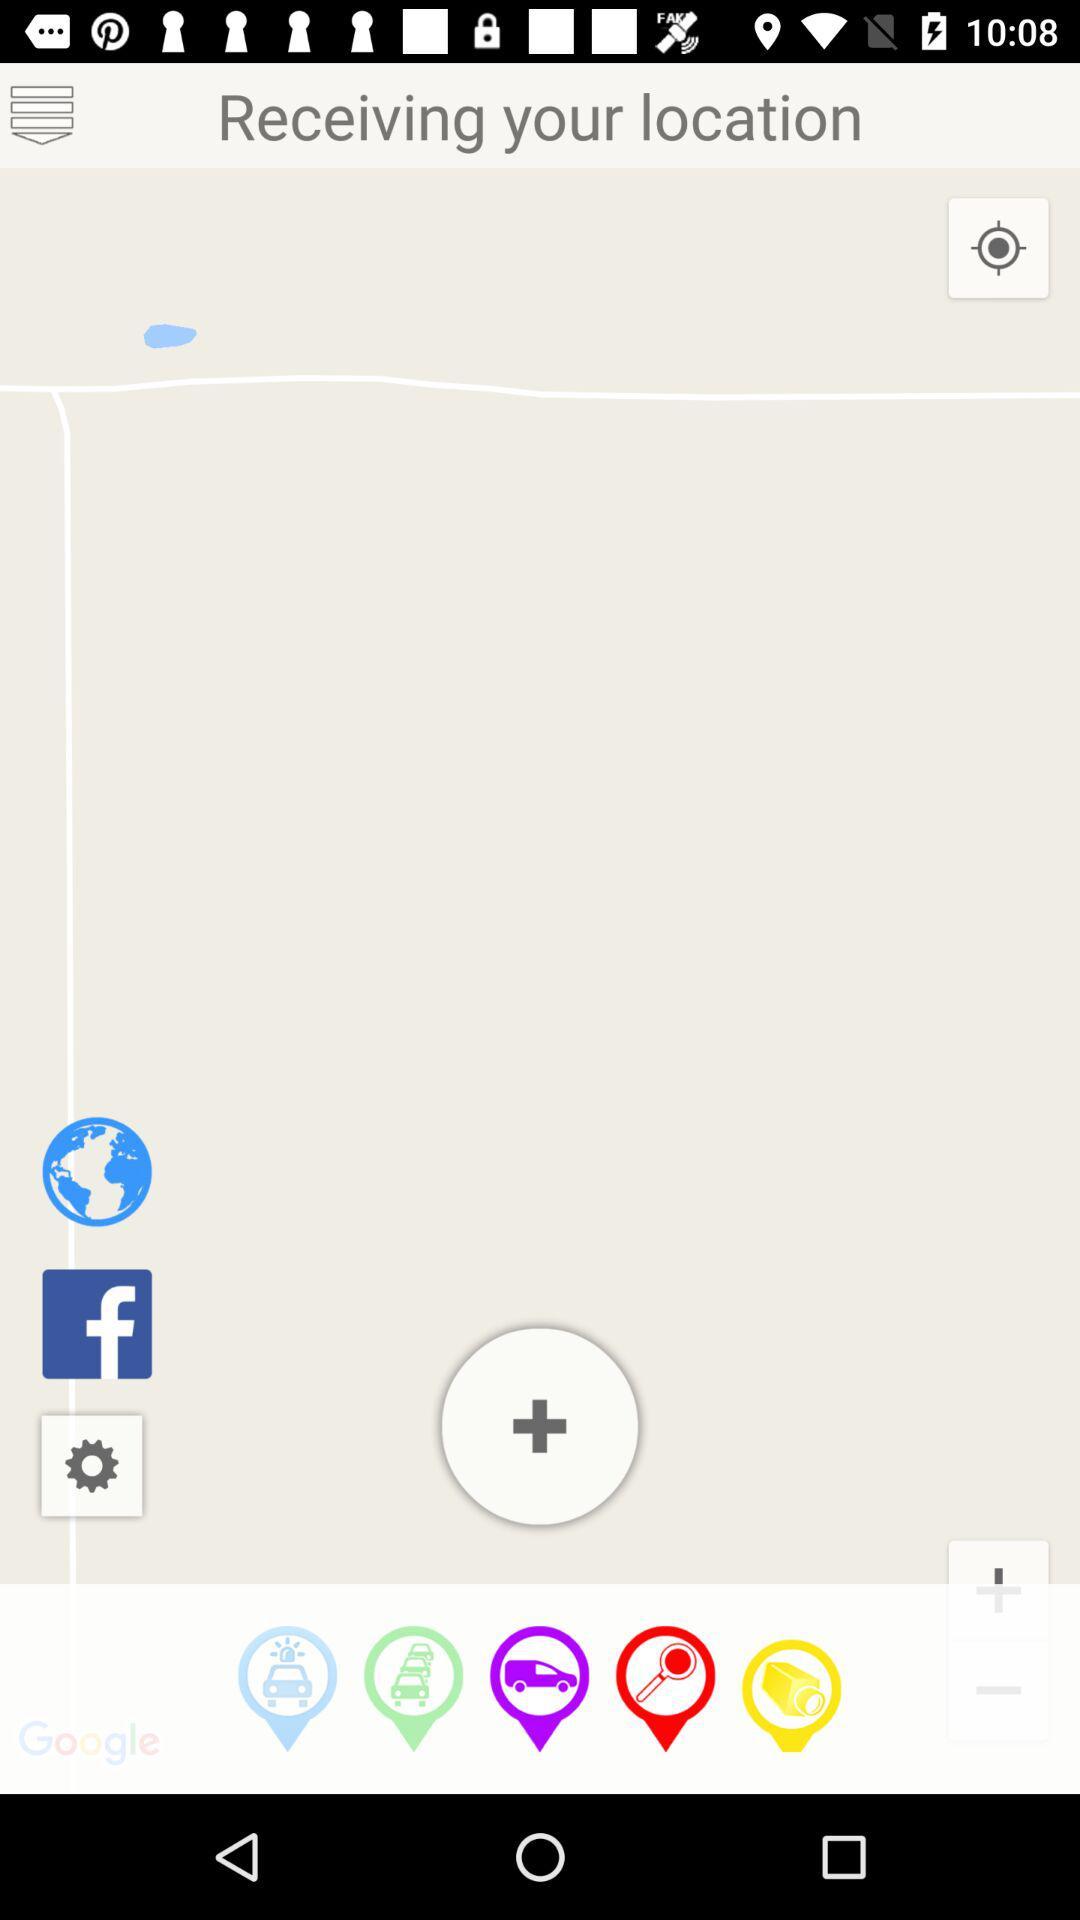  What do you see at coordinates (540, 1425) in the screenshot?
I see `more details` at bounding box center [540, 1425].